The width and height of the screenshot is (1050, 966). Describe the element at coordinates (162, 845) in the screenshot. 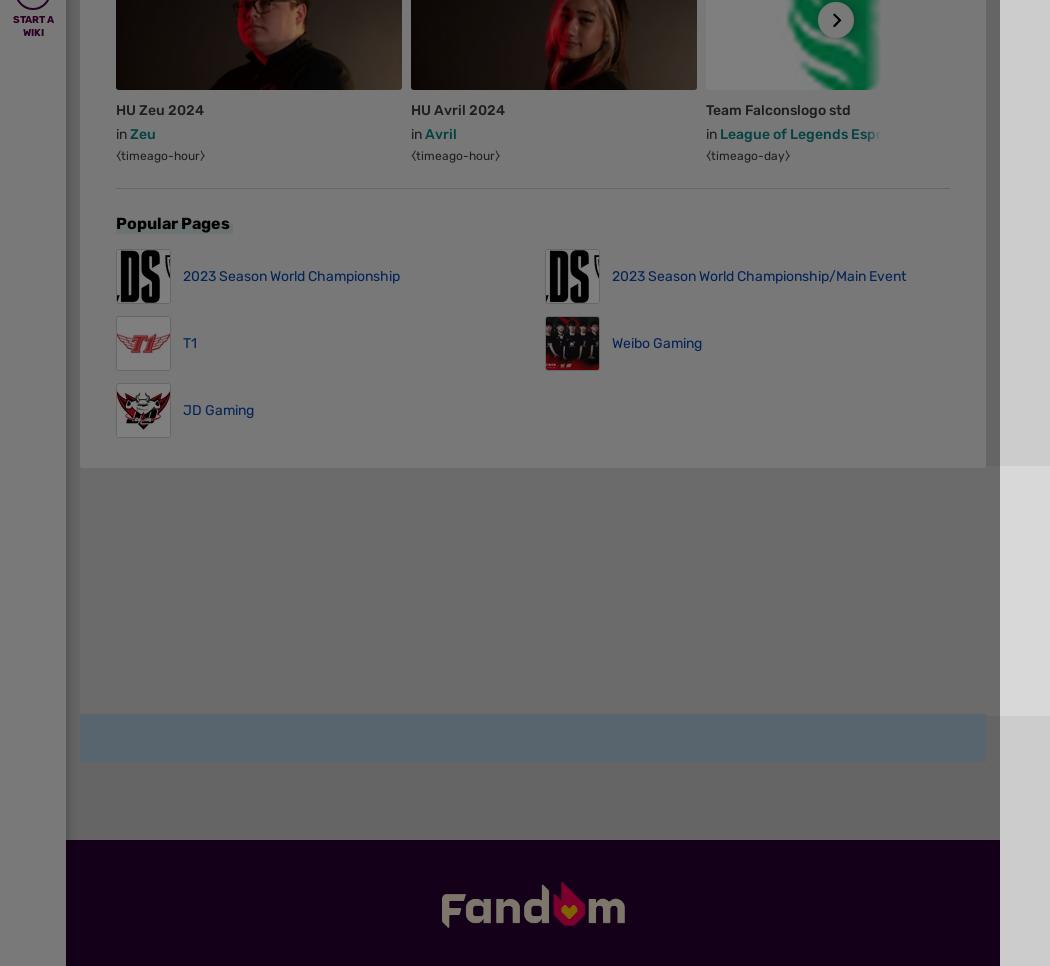

I see `'DAMAGE RATIO :'` at that location.